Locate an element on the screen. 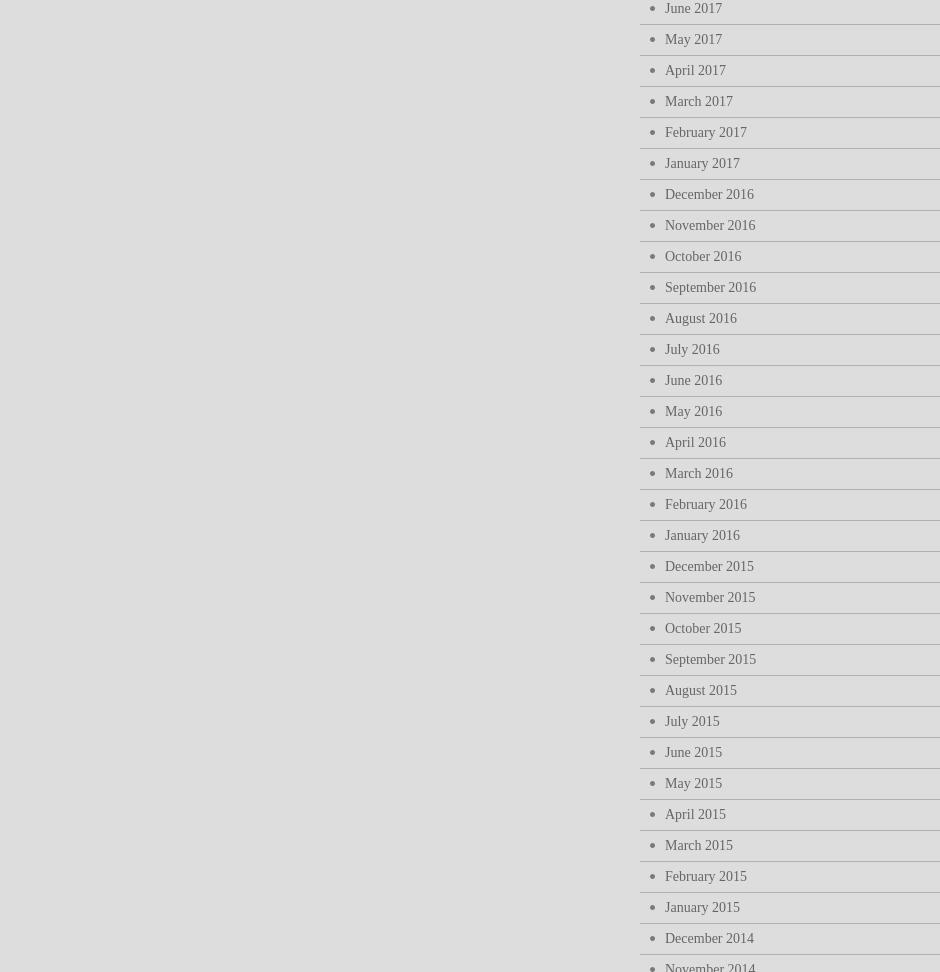 The width and height of the screenshot is (940, 972). 'April 2016' is located at coordinates (694, 441).